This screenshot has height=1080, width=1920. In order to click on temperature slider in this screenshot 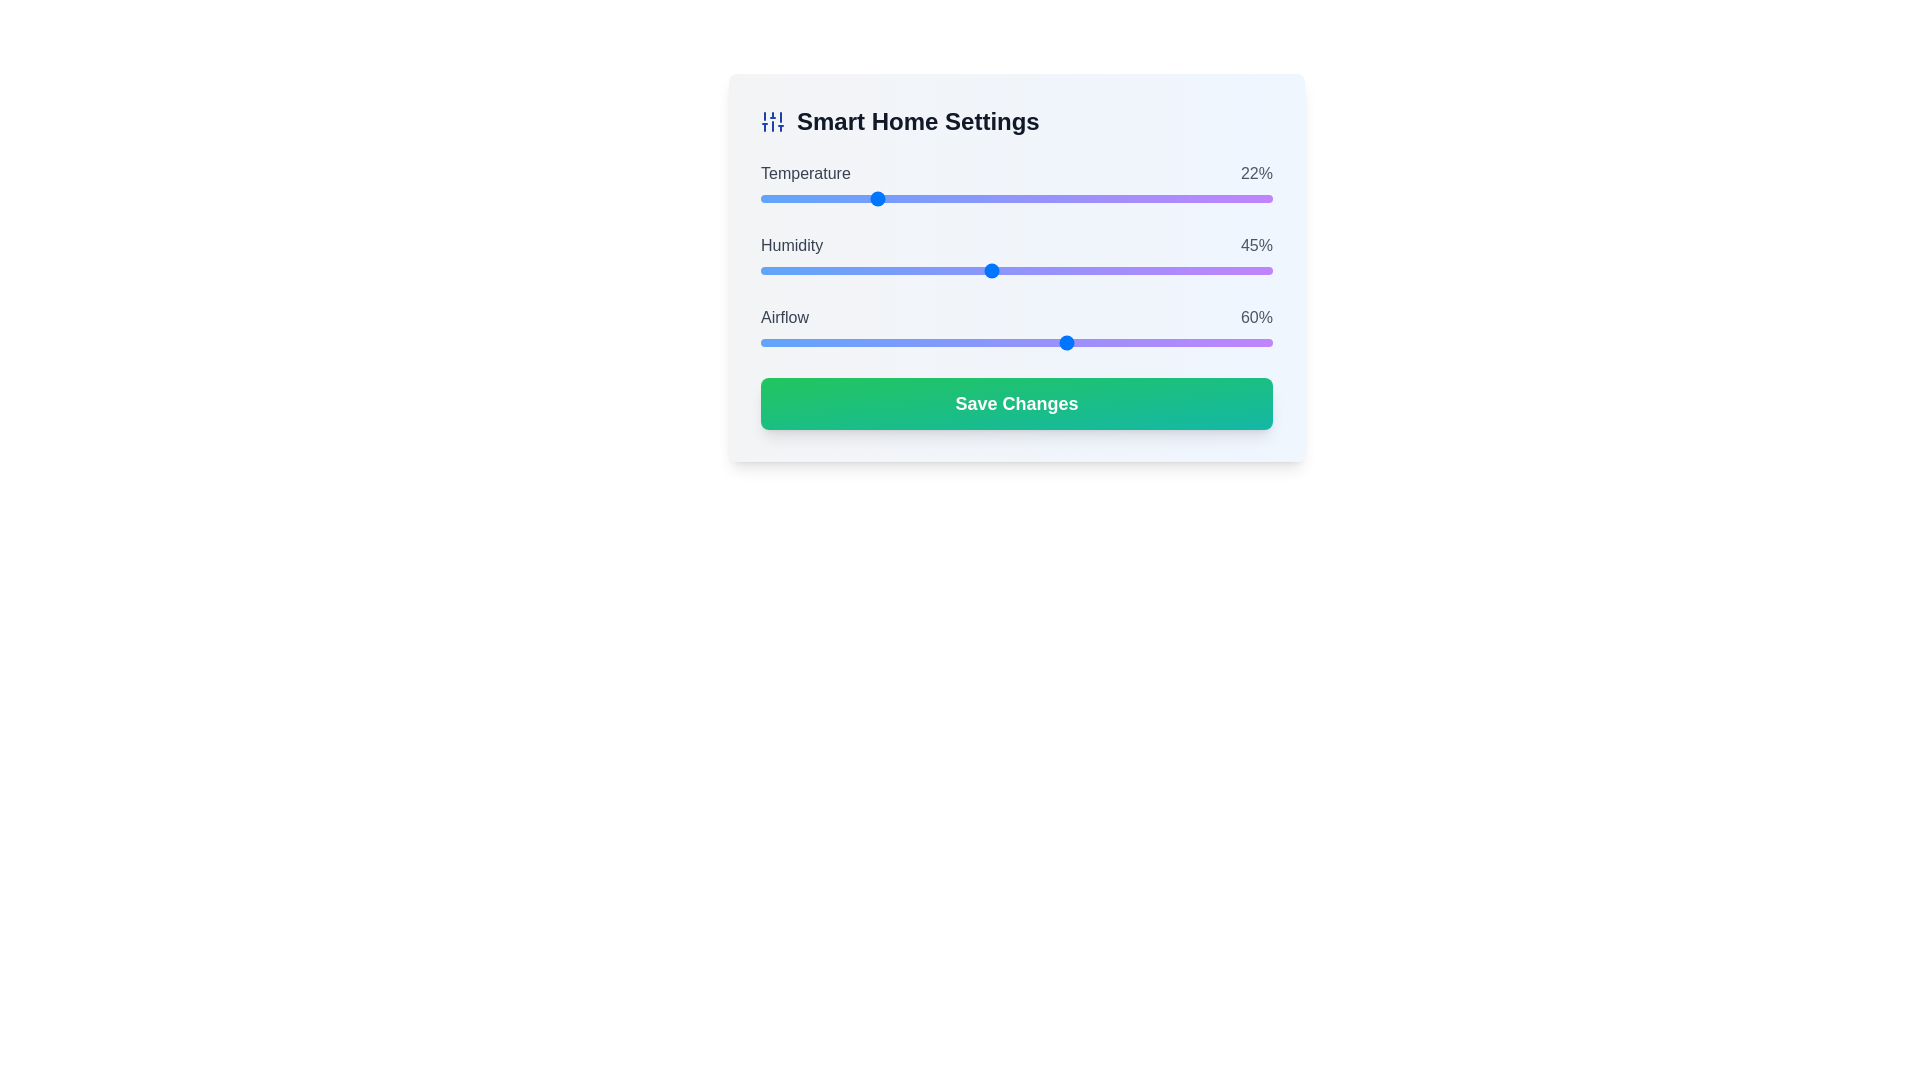, I will do `click(1032, 199)`.